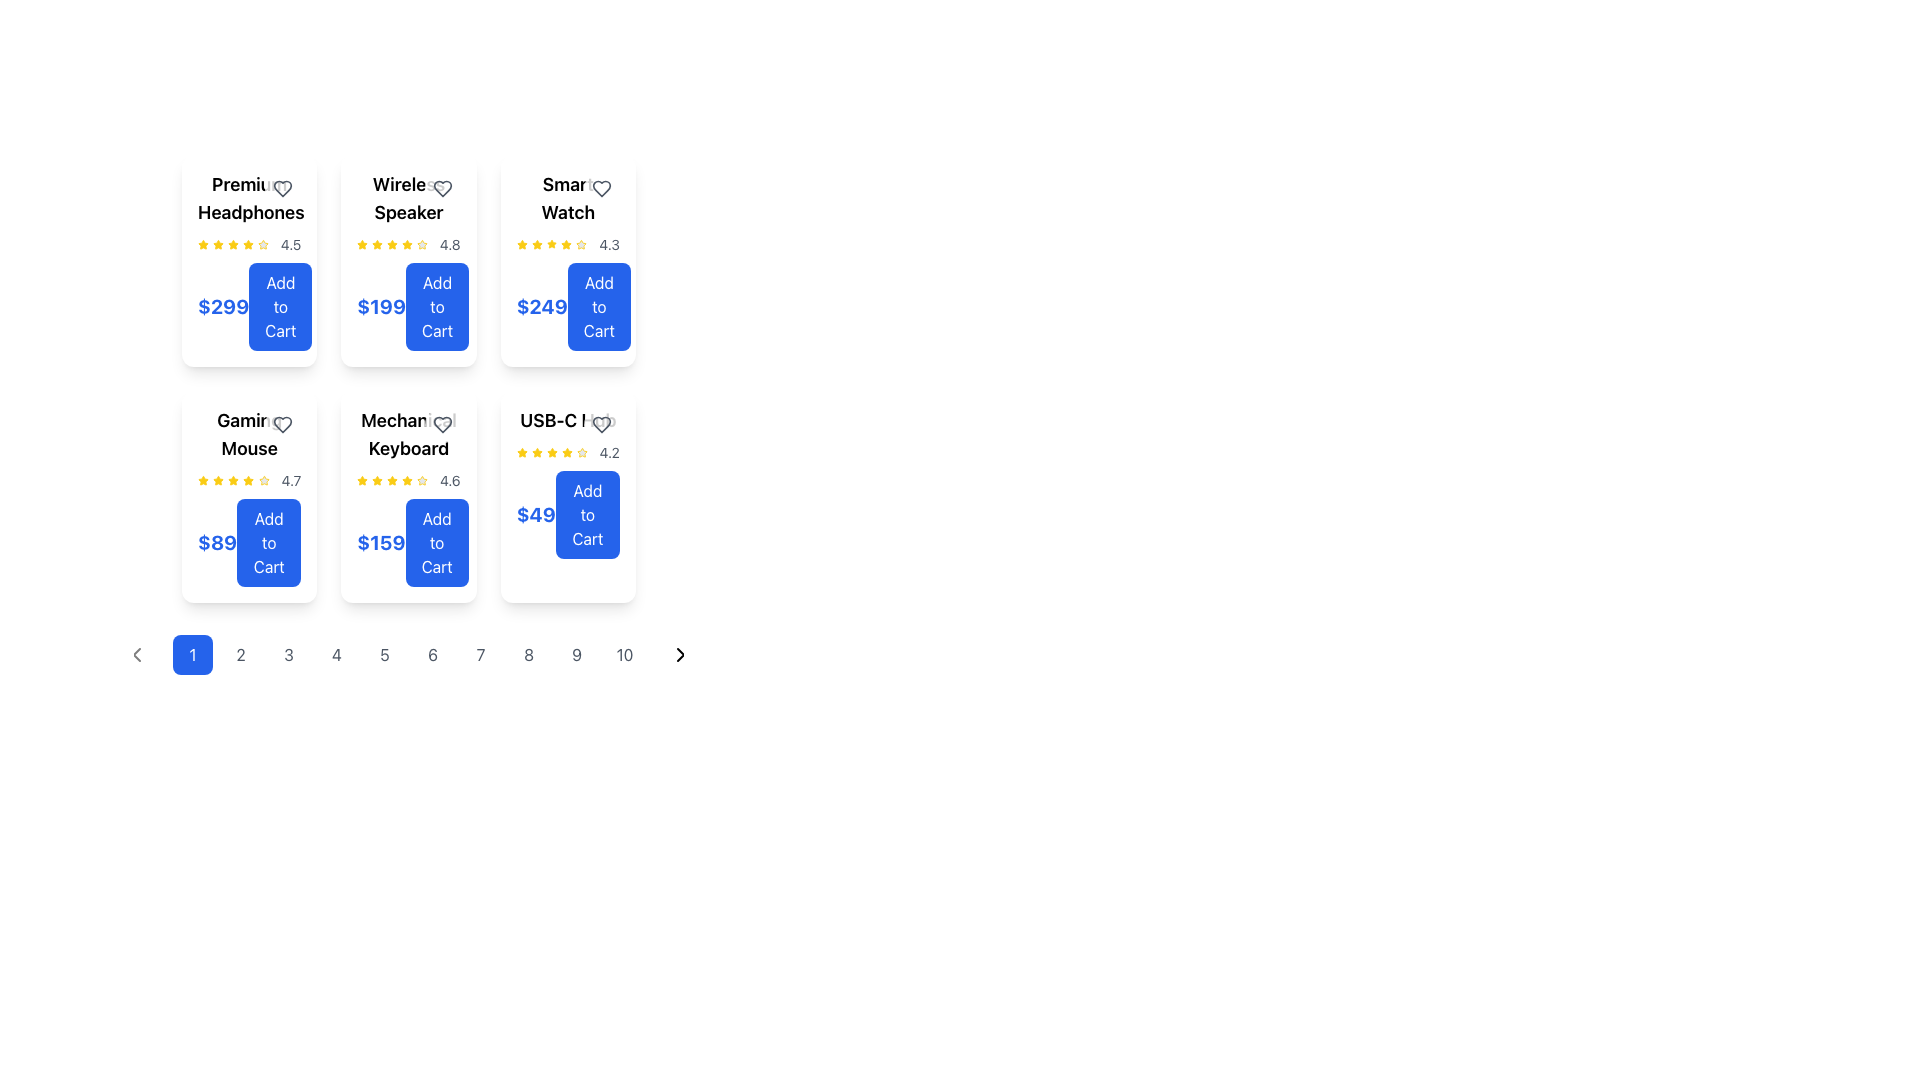 This screenshot has width=1920, height=1080. I want to click on the Rating display with stars and numerical text that shows a rating of '4.7' for the product 'Gaming Mouse', located centrally within its card, so click(248, 481).